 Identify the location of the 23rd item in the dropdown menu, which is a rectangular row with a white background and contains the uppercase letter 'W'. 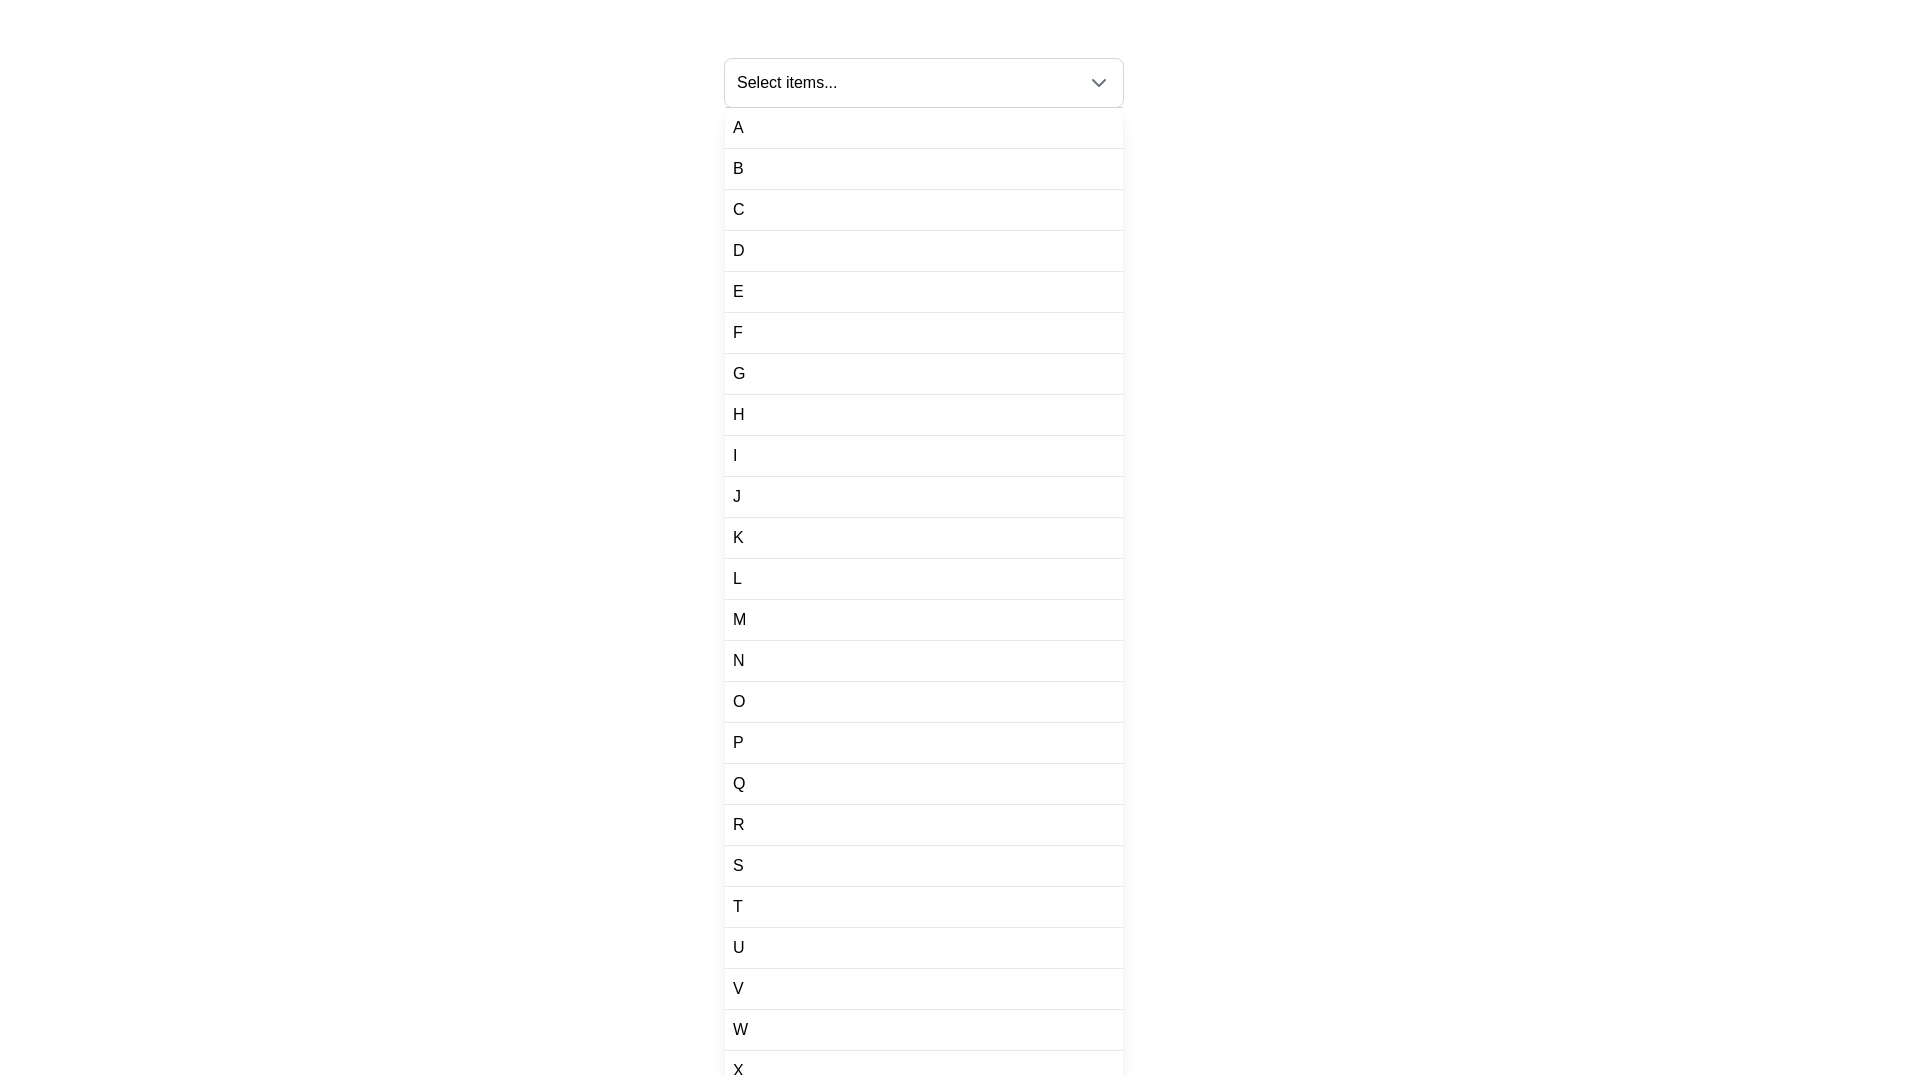
(923, 1029).